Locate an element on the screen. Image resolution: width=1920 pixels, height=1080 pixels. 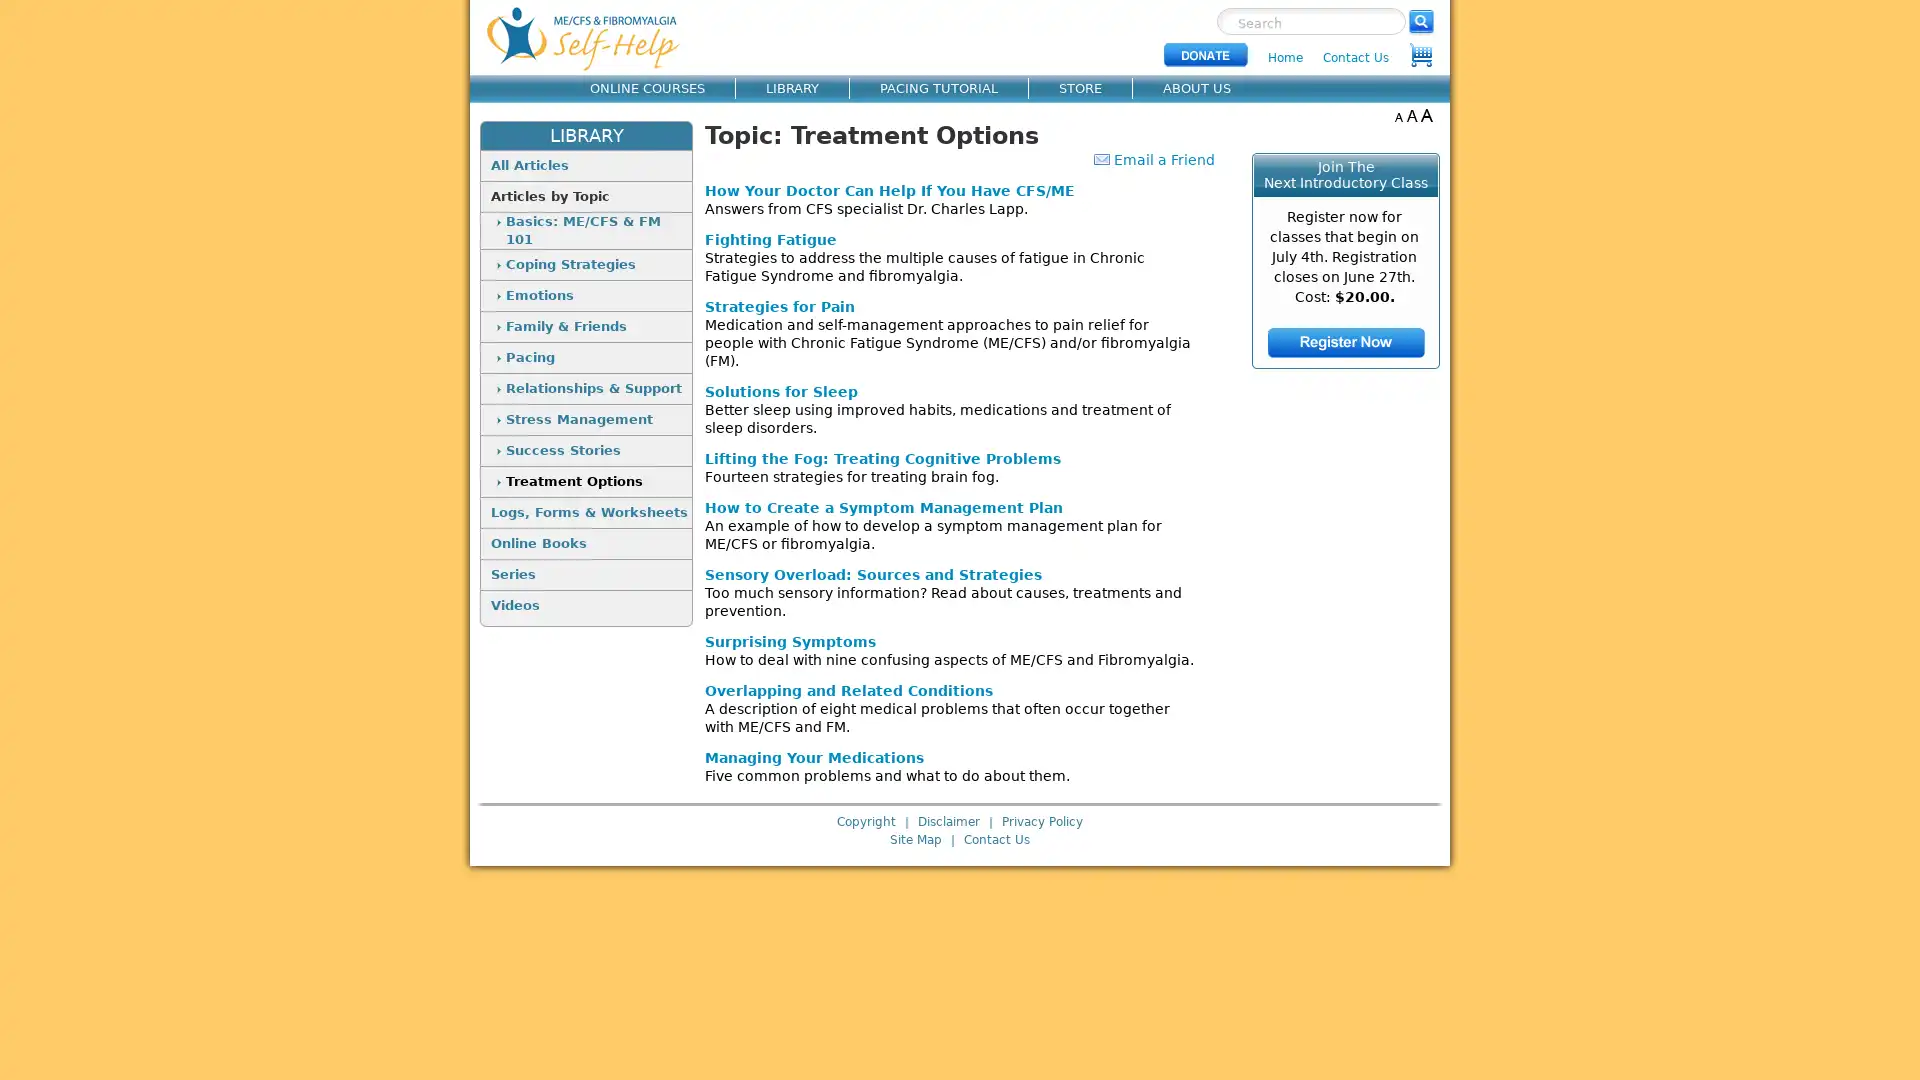
A is located at coordinates (1397, 115).